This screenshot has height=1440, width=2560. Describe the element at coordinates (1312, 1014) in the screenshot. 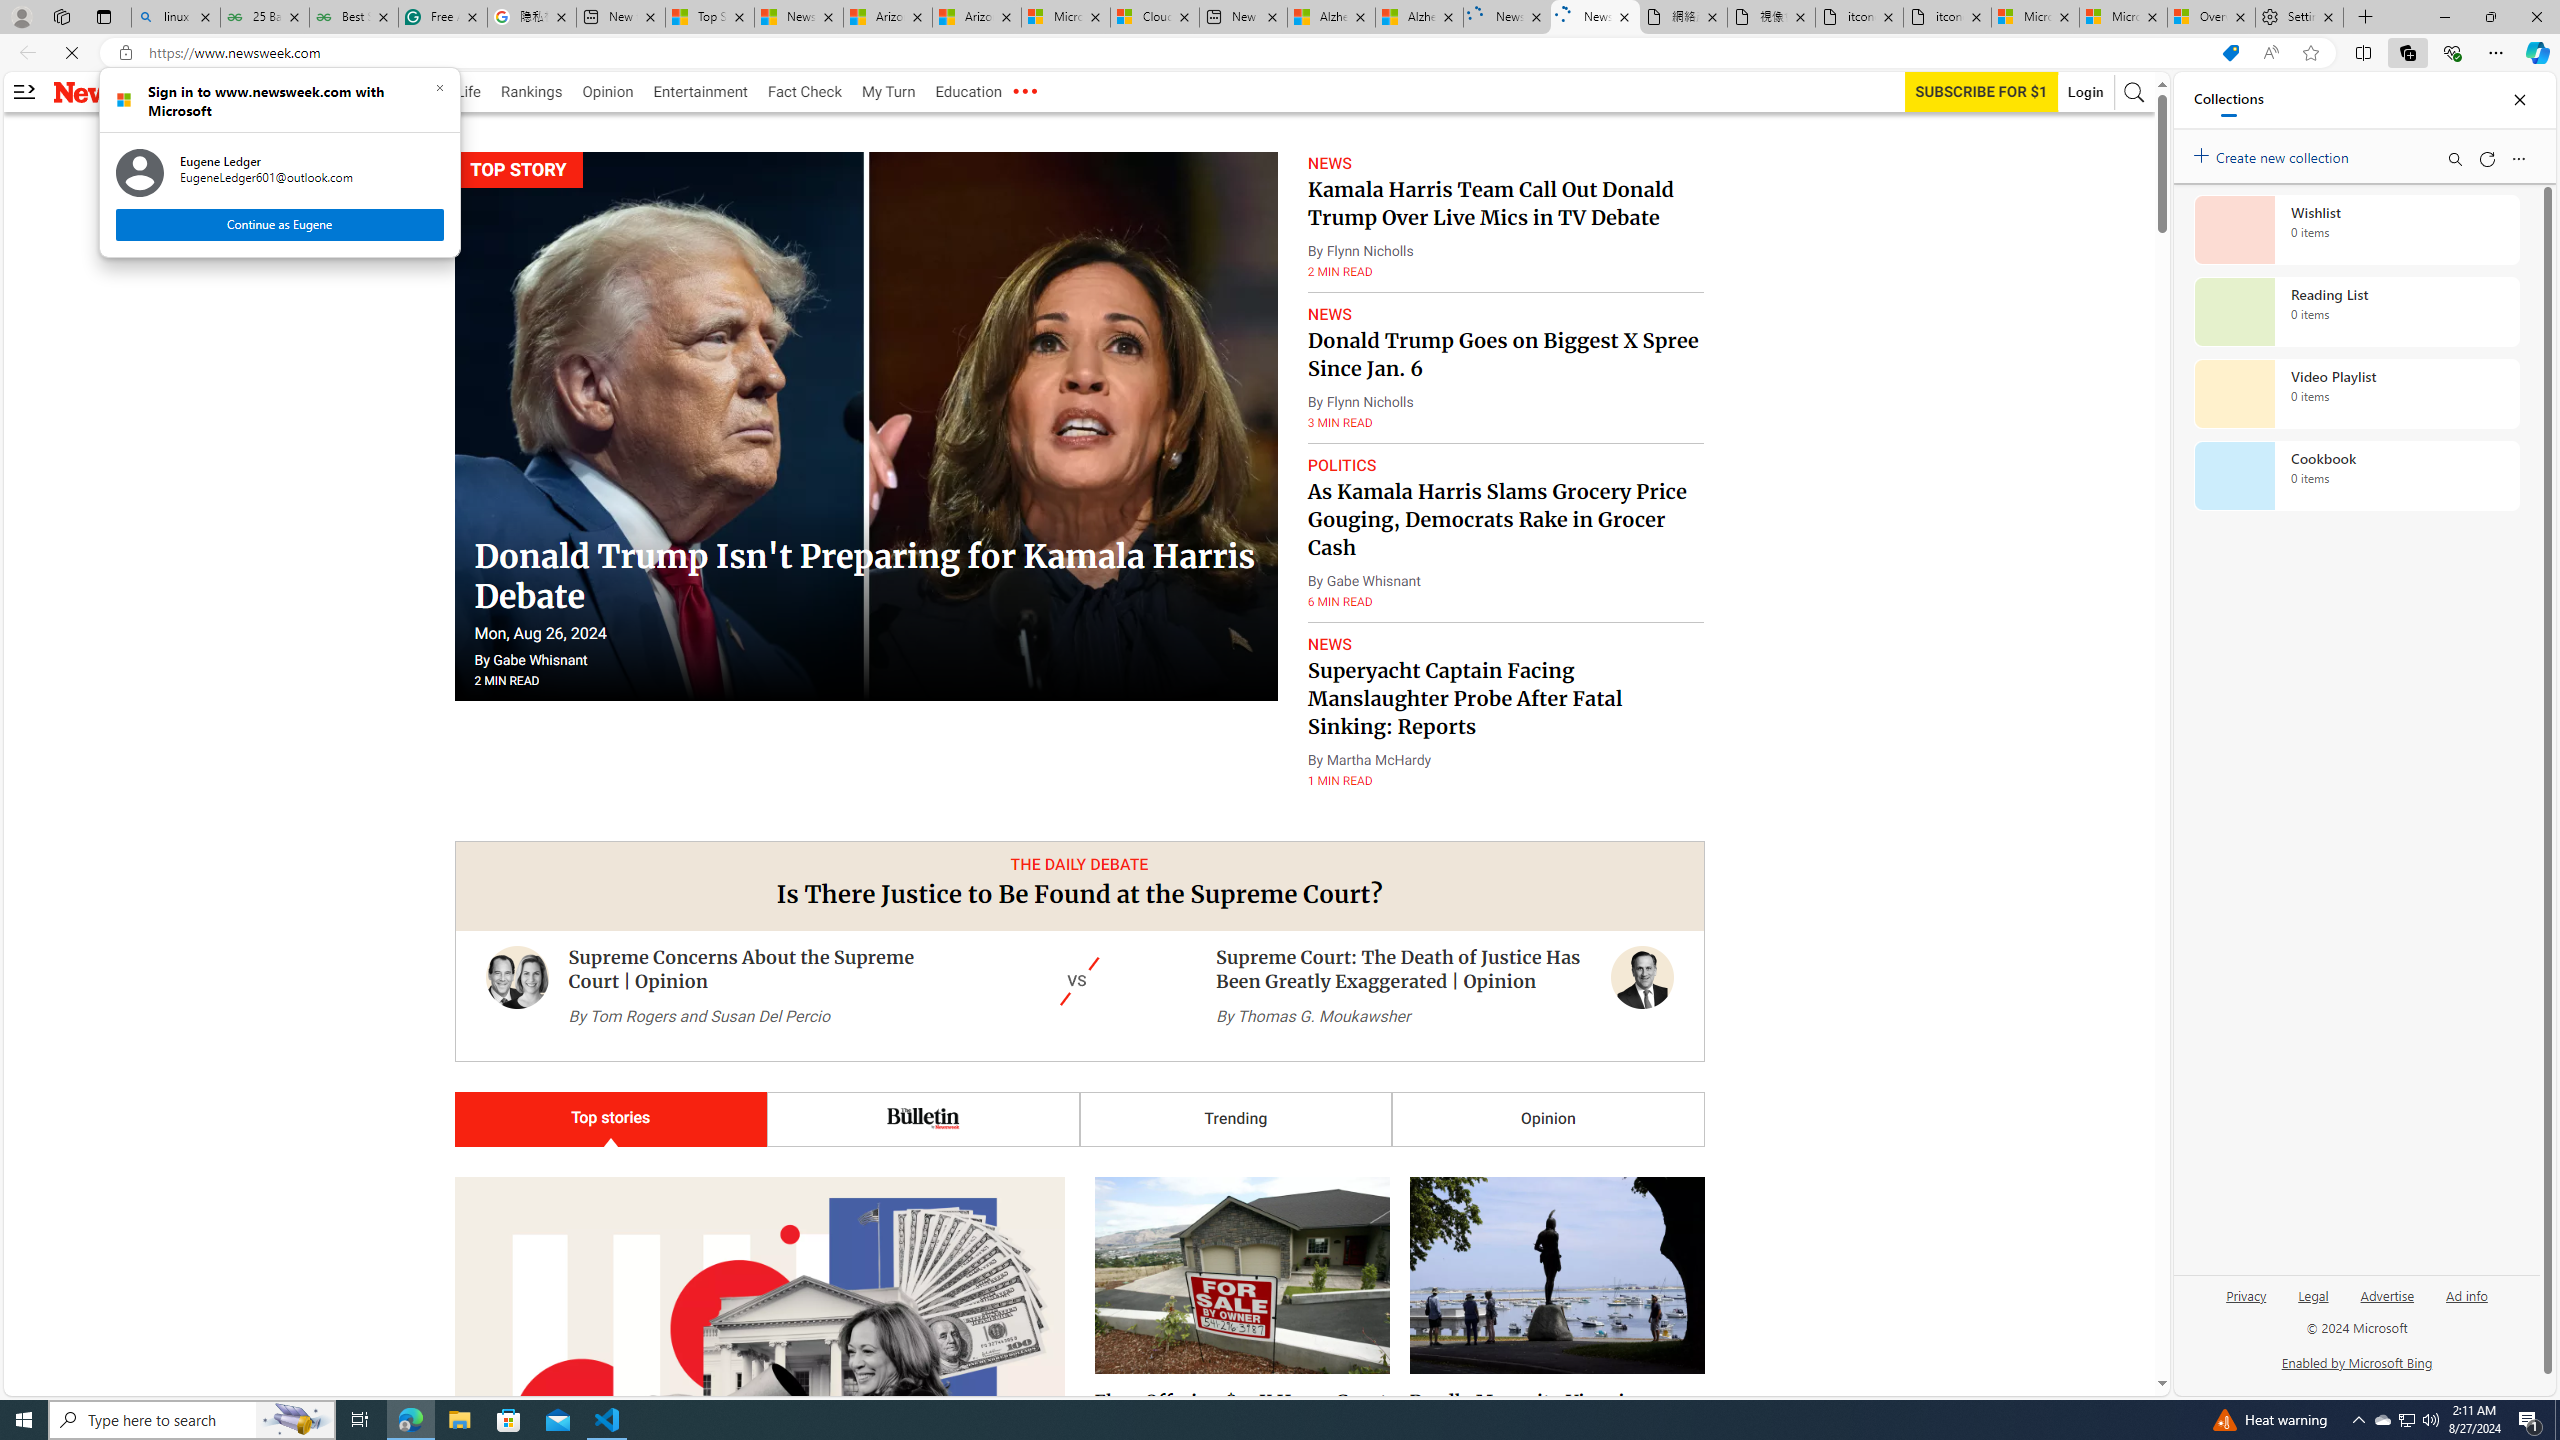

I see `'By Thomas G. Moukawsher'` at that location.